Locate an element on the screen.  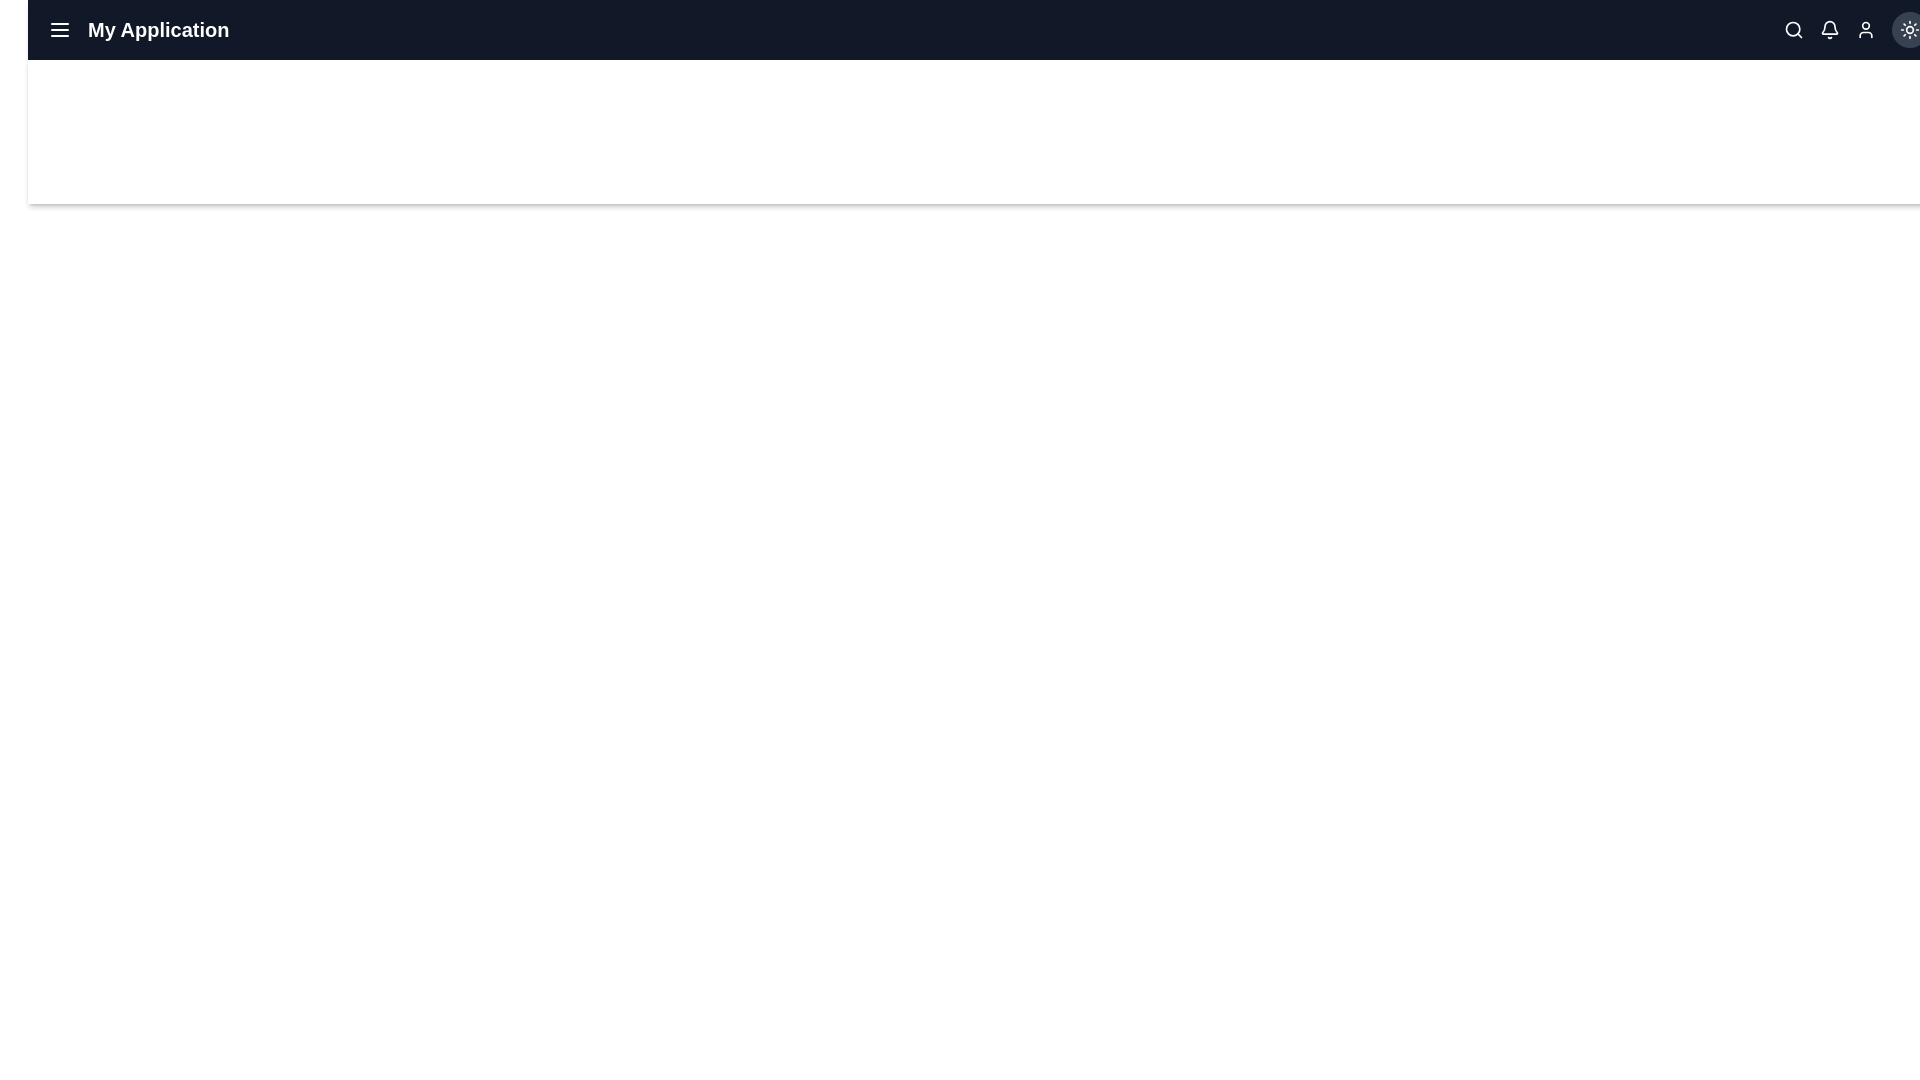
the user icon located in the top-right corner of the navigation bar, which is the third element from the right is located at coordinates (1865, 30).